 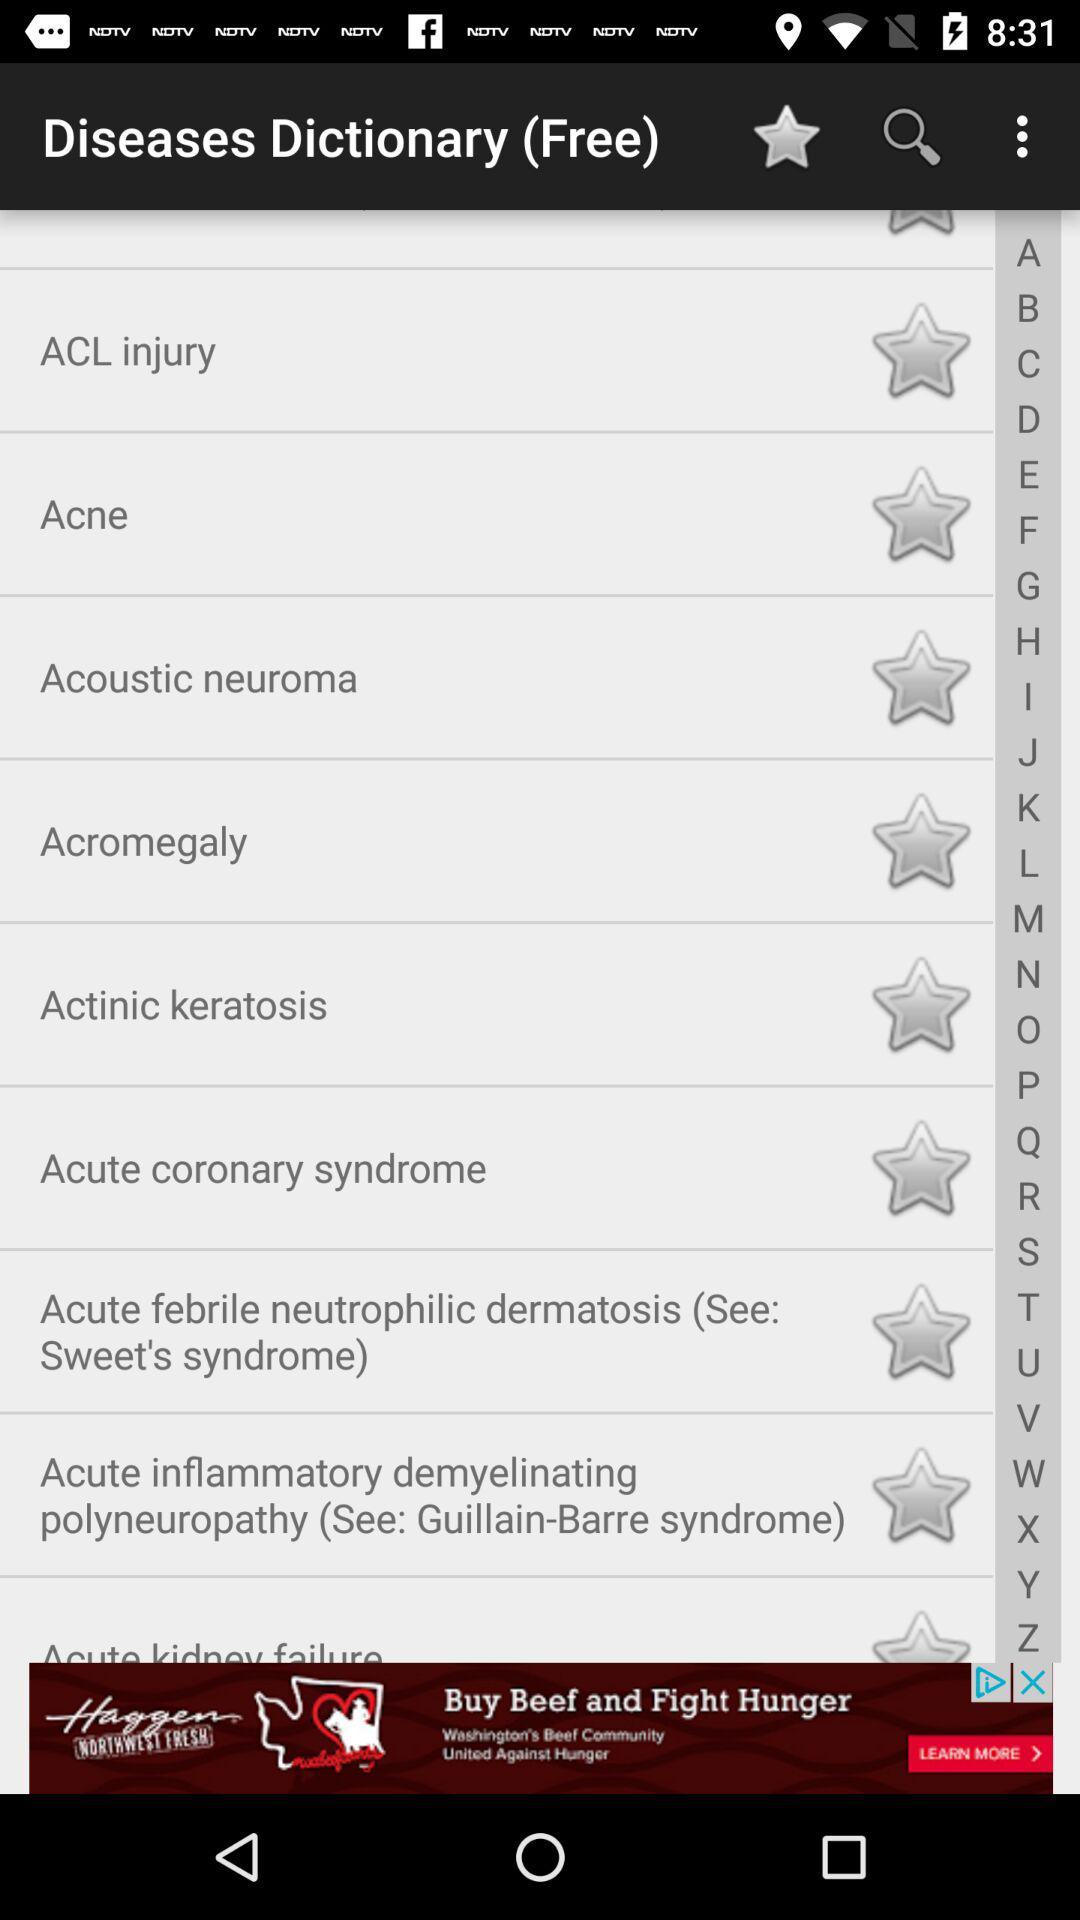 What do you see at coordinates (920, 1163) in the screenshot?
I see `favourites` at bounding box center [920, 1163].